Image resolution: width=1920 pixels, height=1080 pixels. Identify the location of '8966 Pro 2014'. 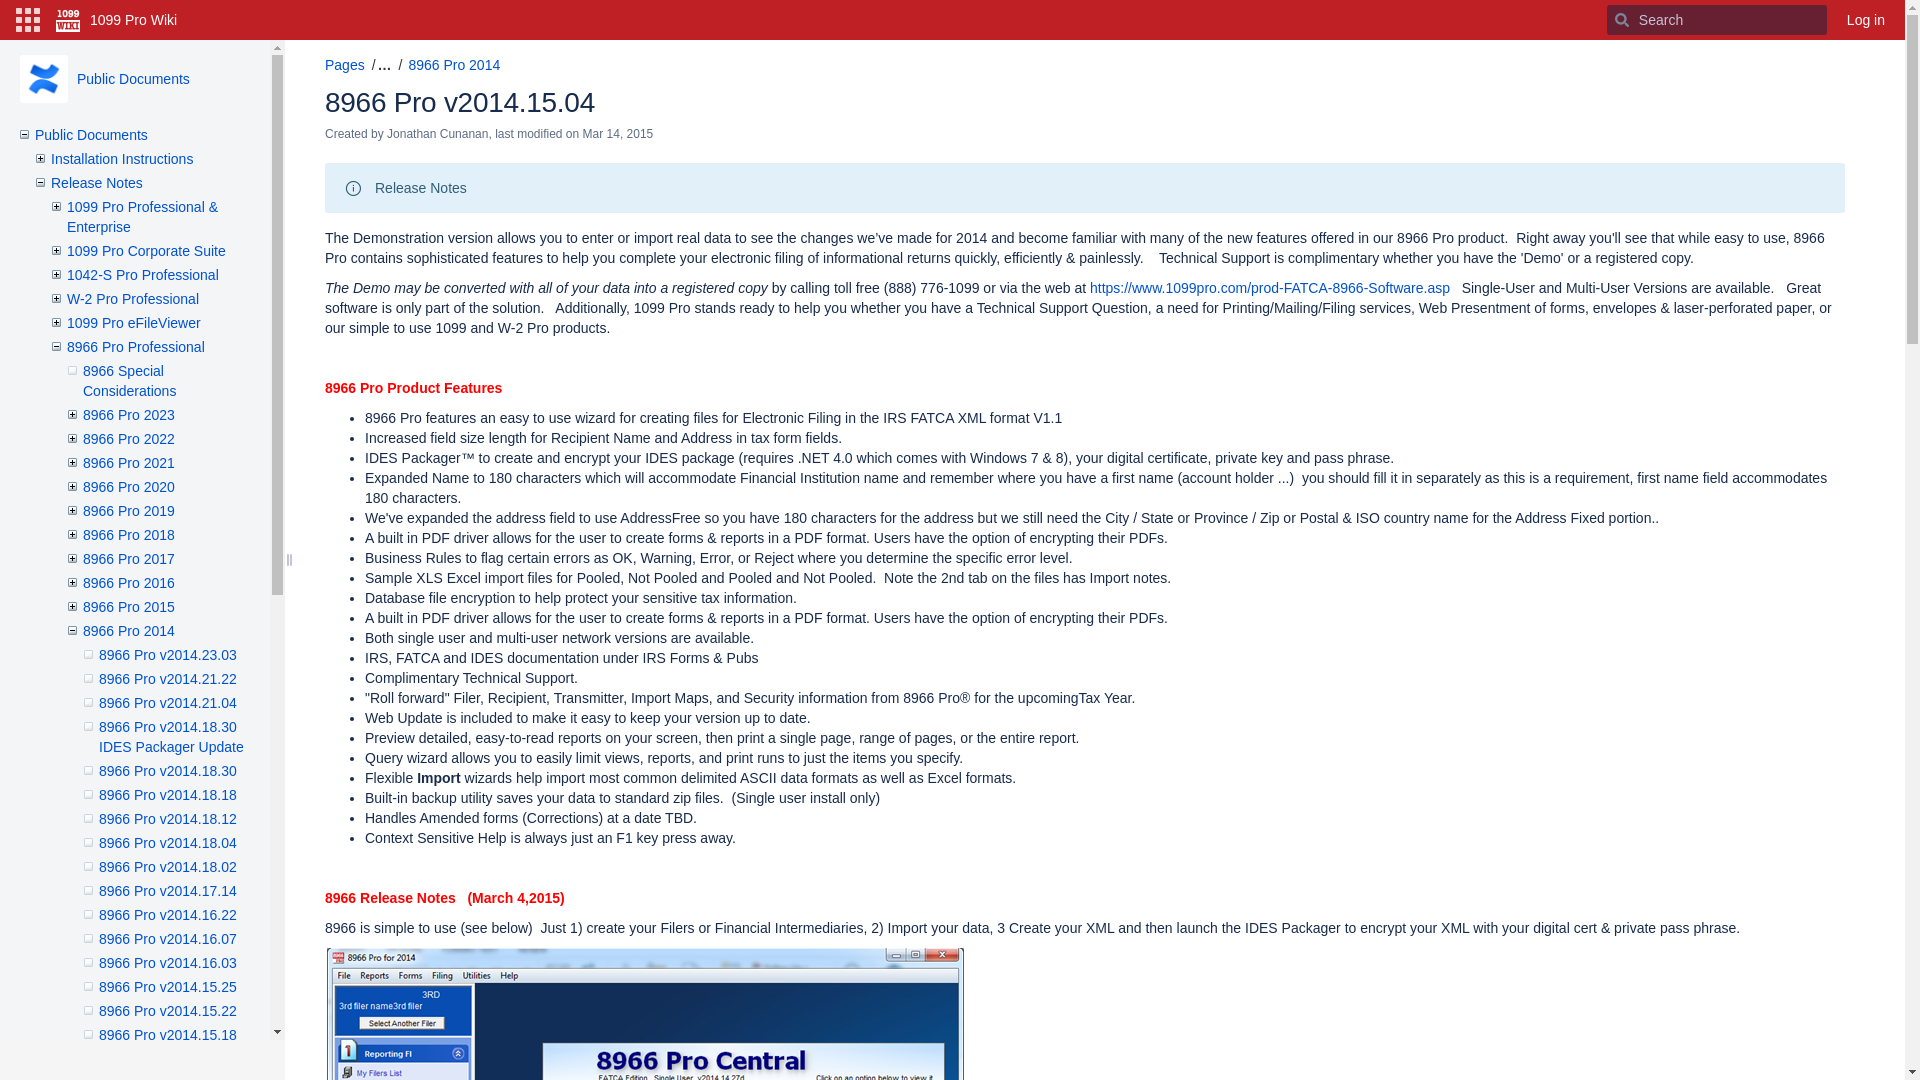
(453, 64).